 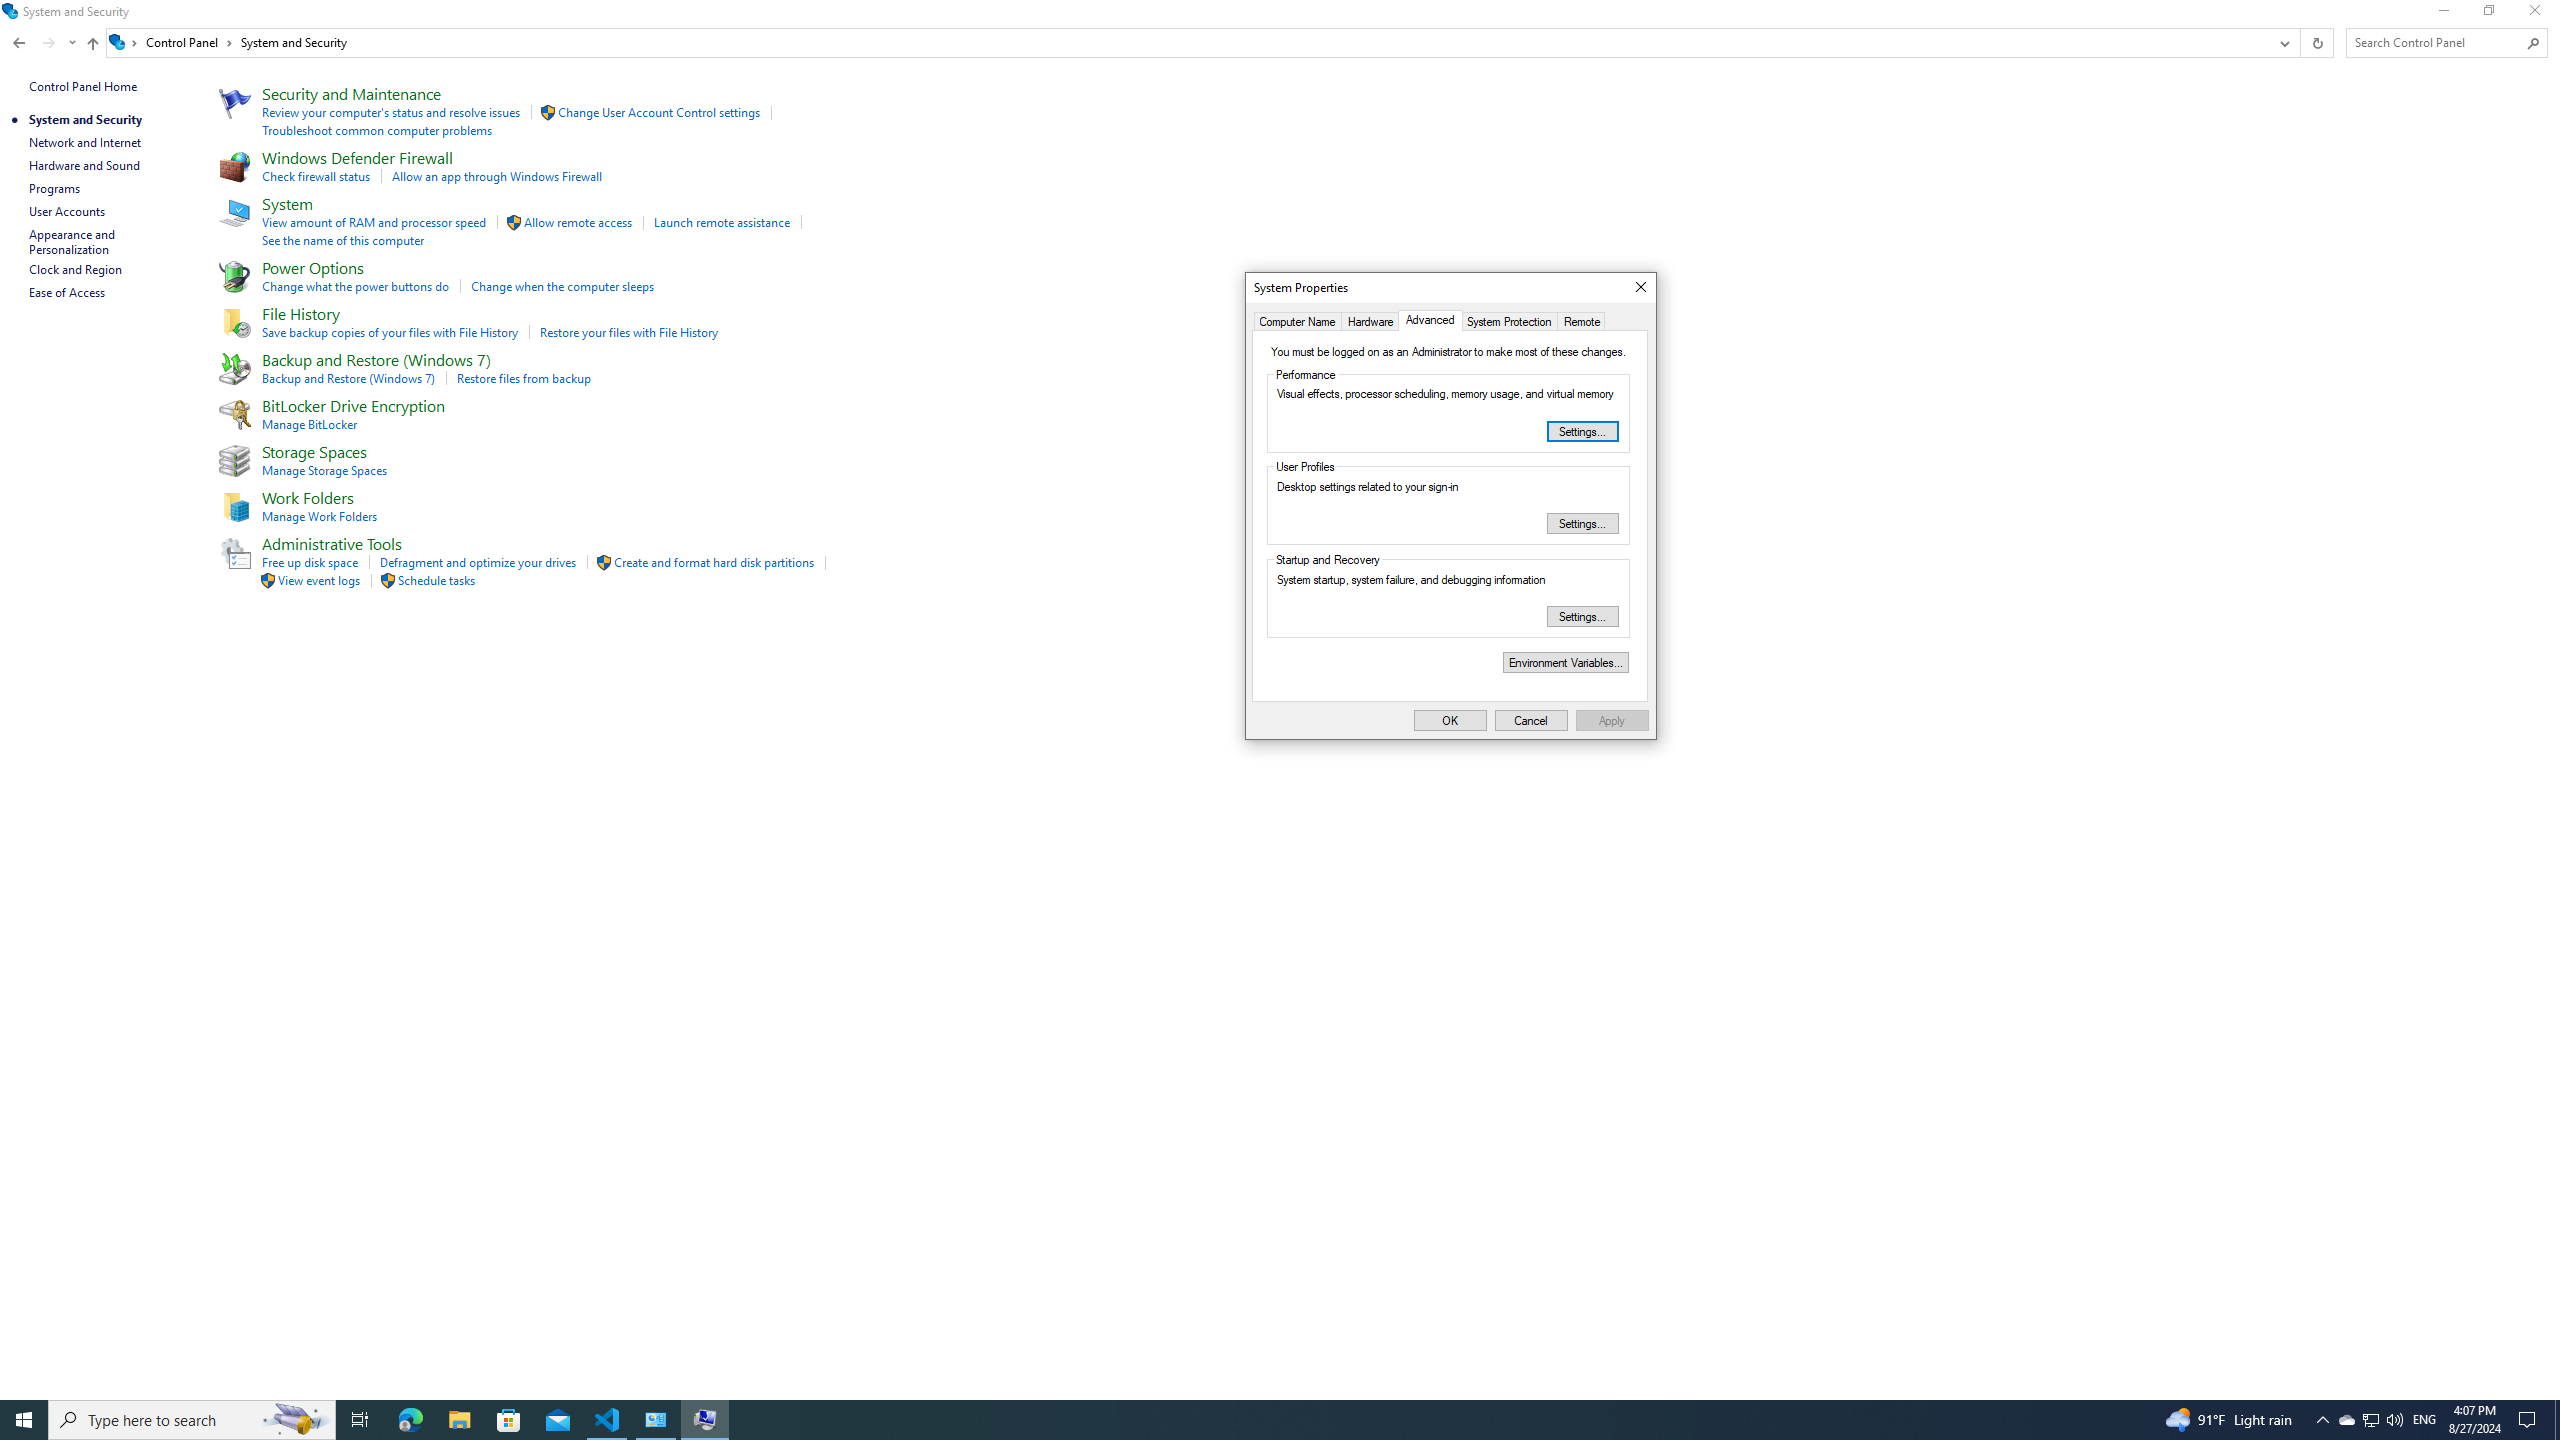 I want to click on 'System Protection', so click(x=1509, y=321).